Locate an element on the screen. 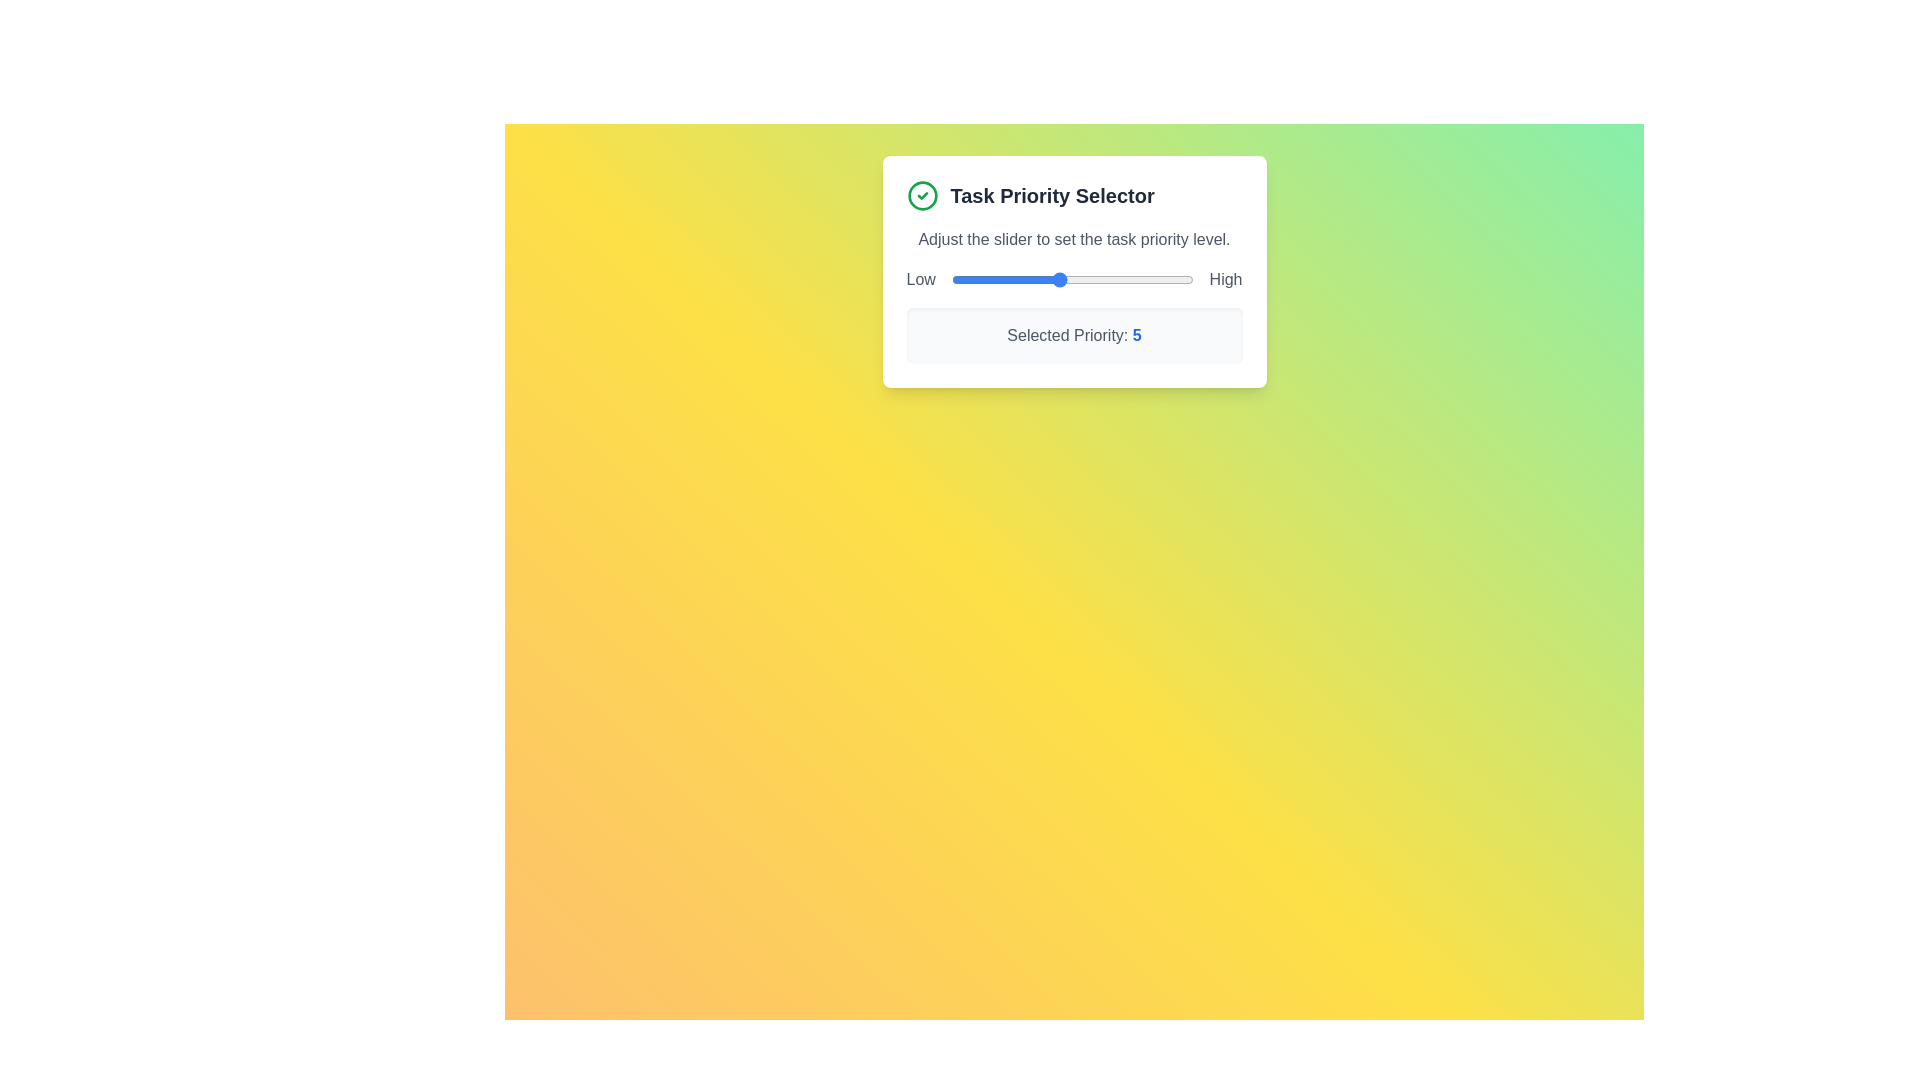  the descriptive text 'Adjust the slider to set the task priority level.' is located at coordinates (1073, 238).